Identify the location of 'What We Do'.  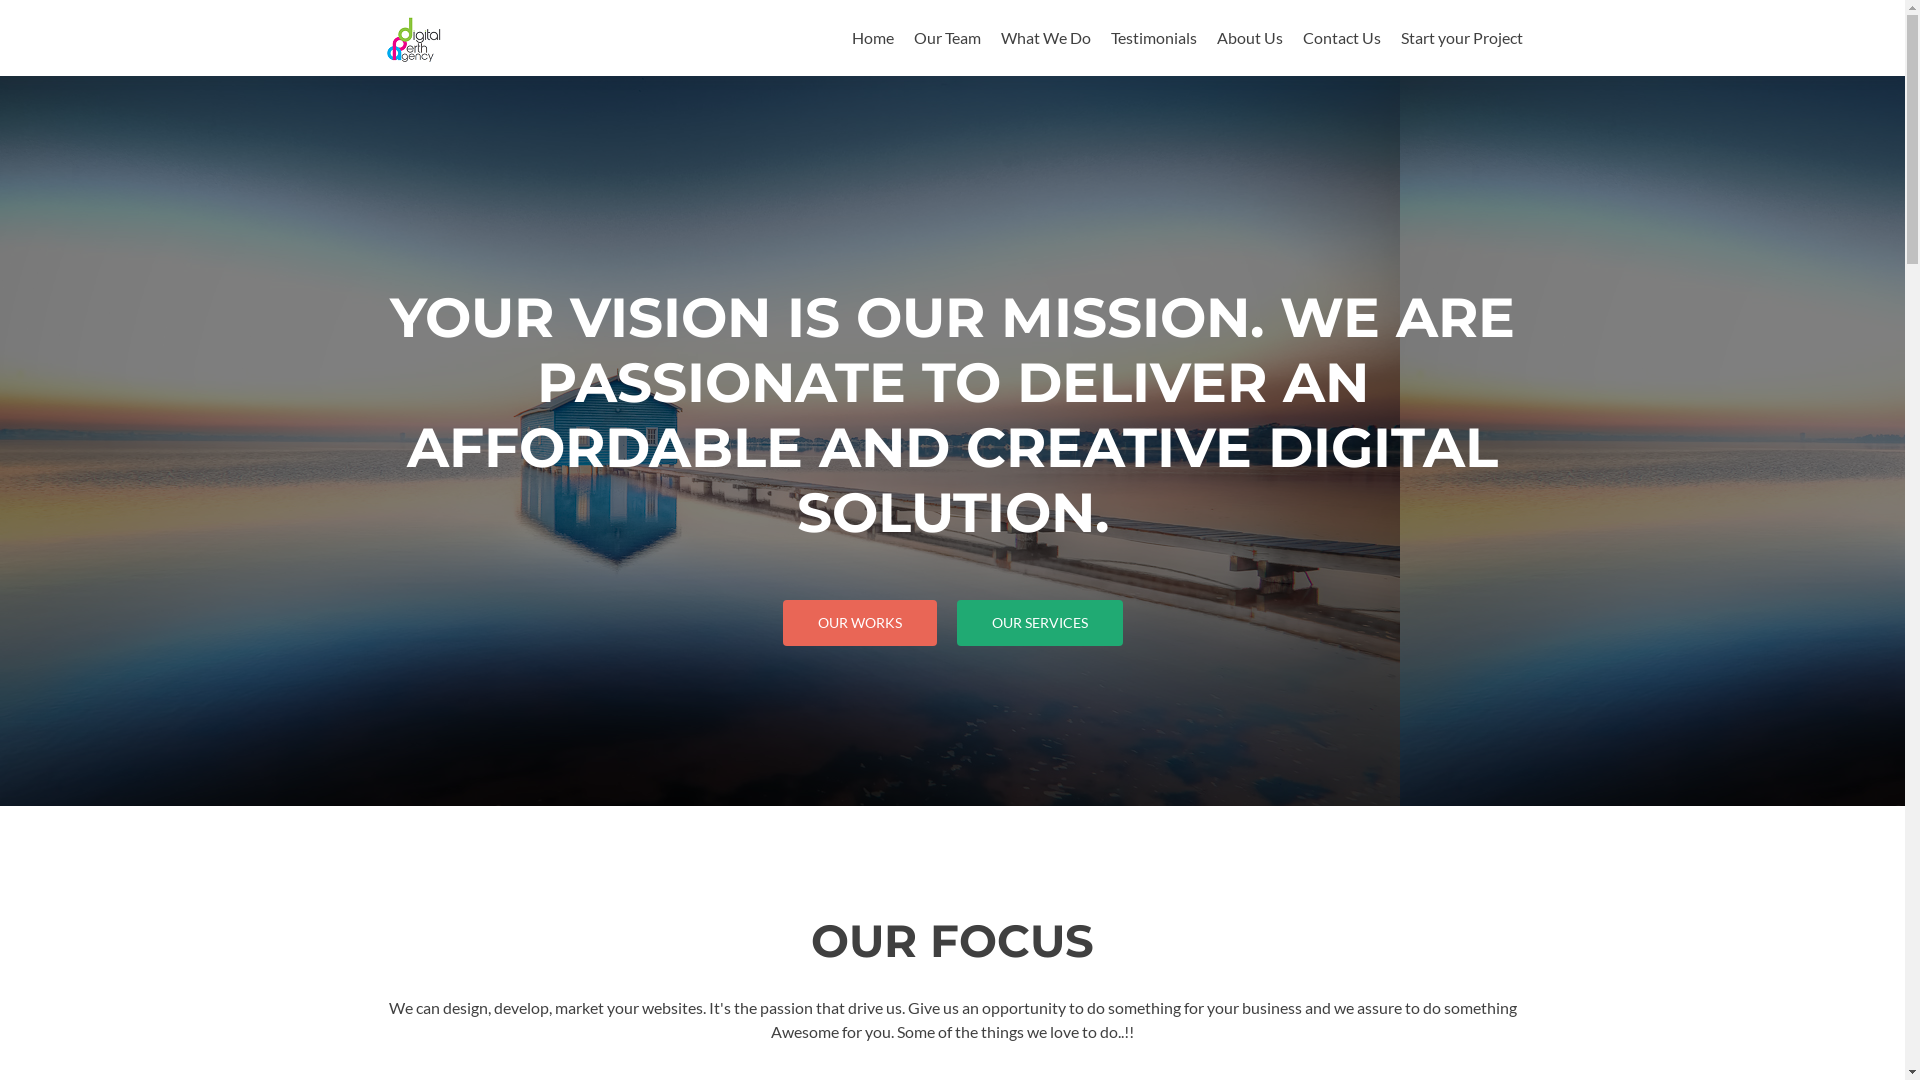
(1044, 37).